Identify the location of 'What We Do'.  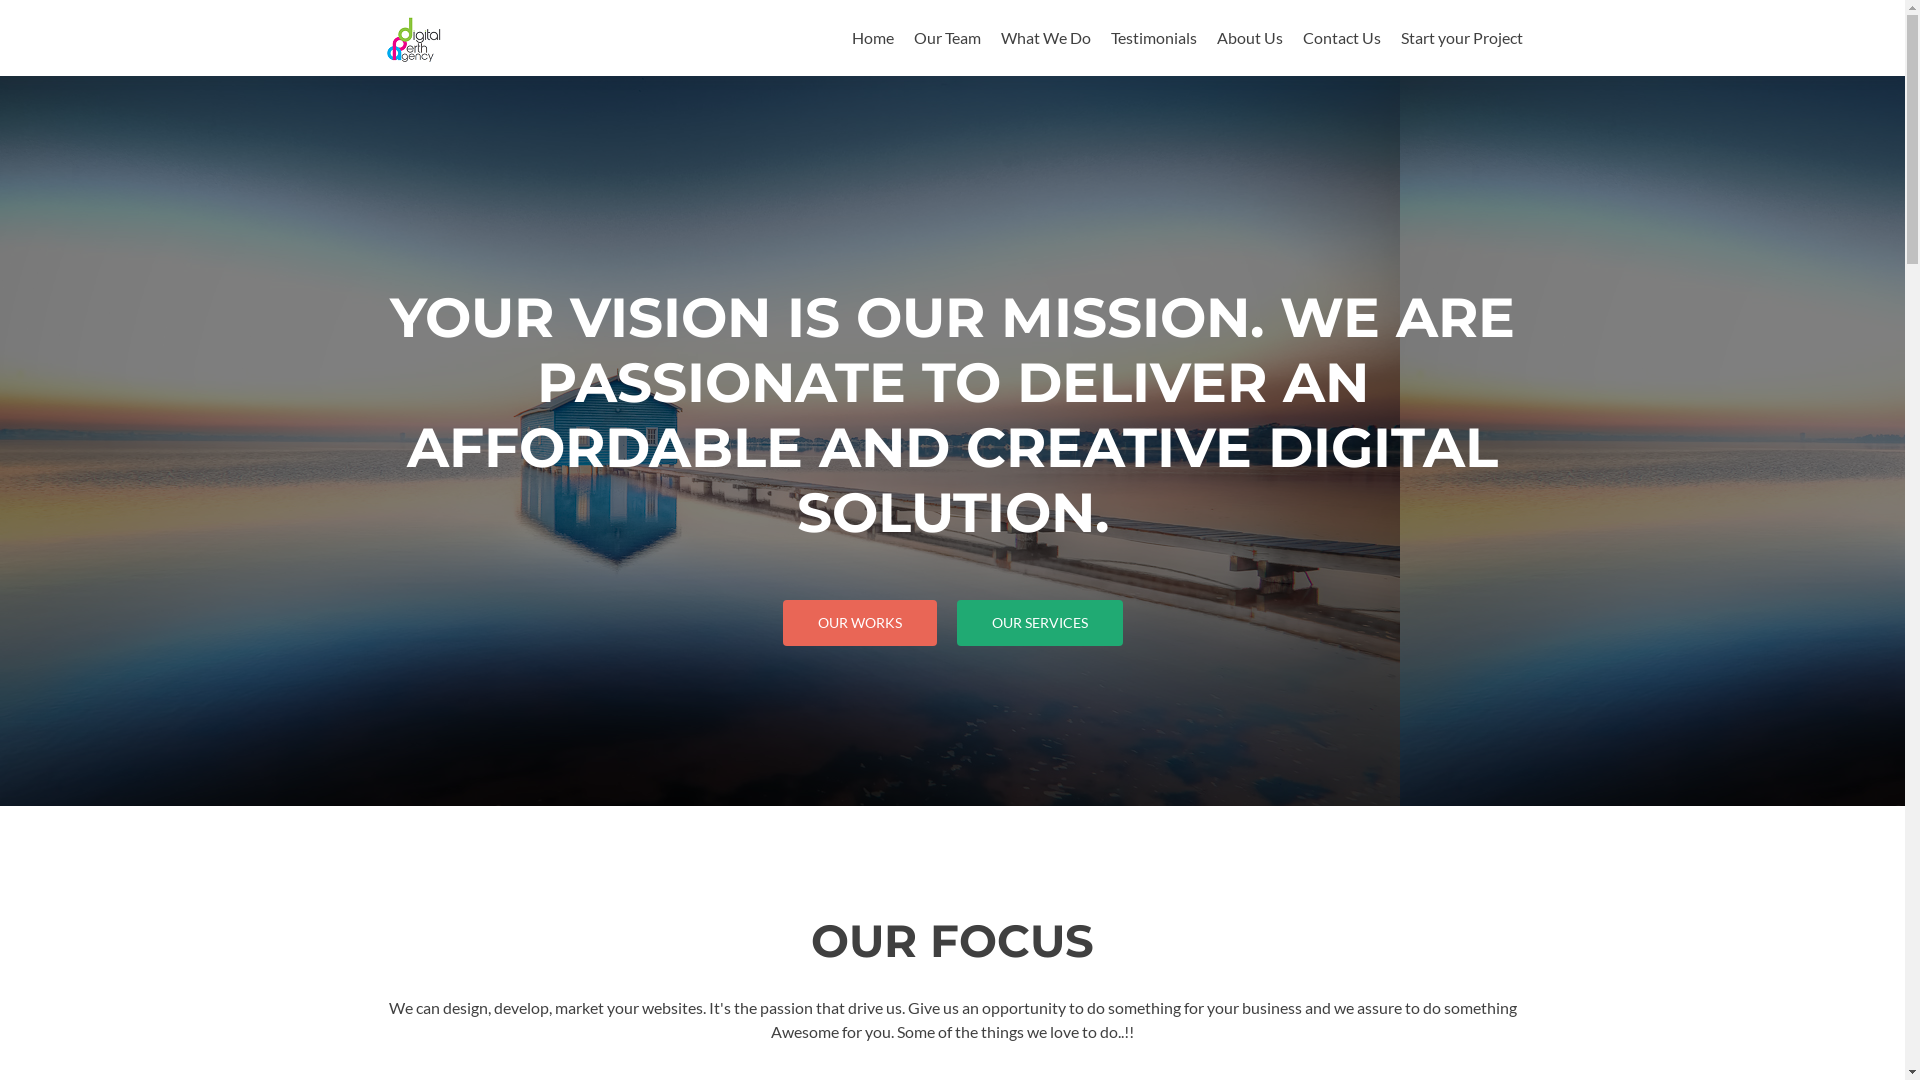
(1044, 37).